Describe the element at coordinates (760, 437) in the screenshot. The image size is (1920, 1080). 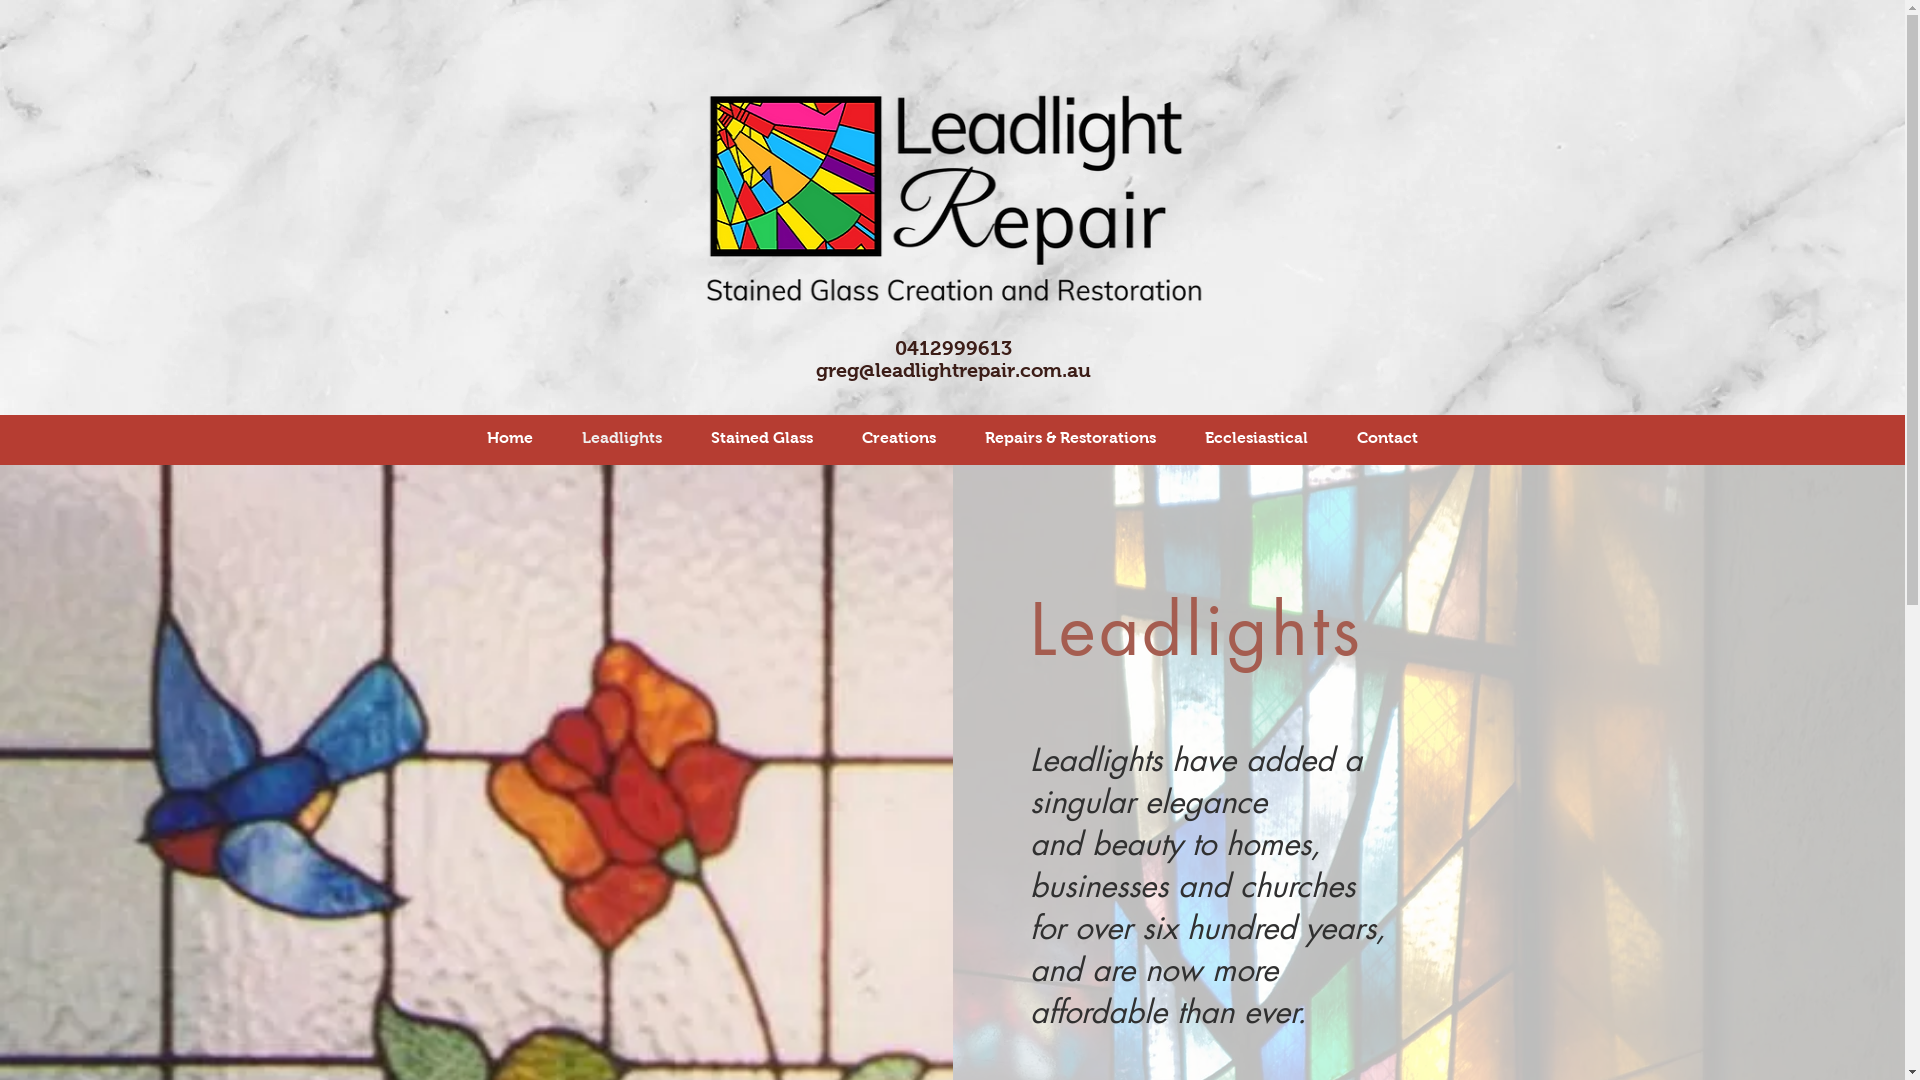
I see `'Stained Glass'` at that location.